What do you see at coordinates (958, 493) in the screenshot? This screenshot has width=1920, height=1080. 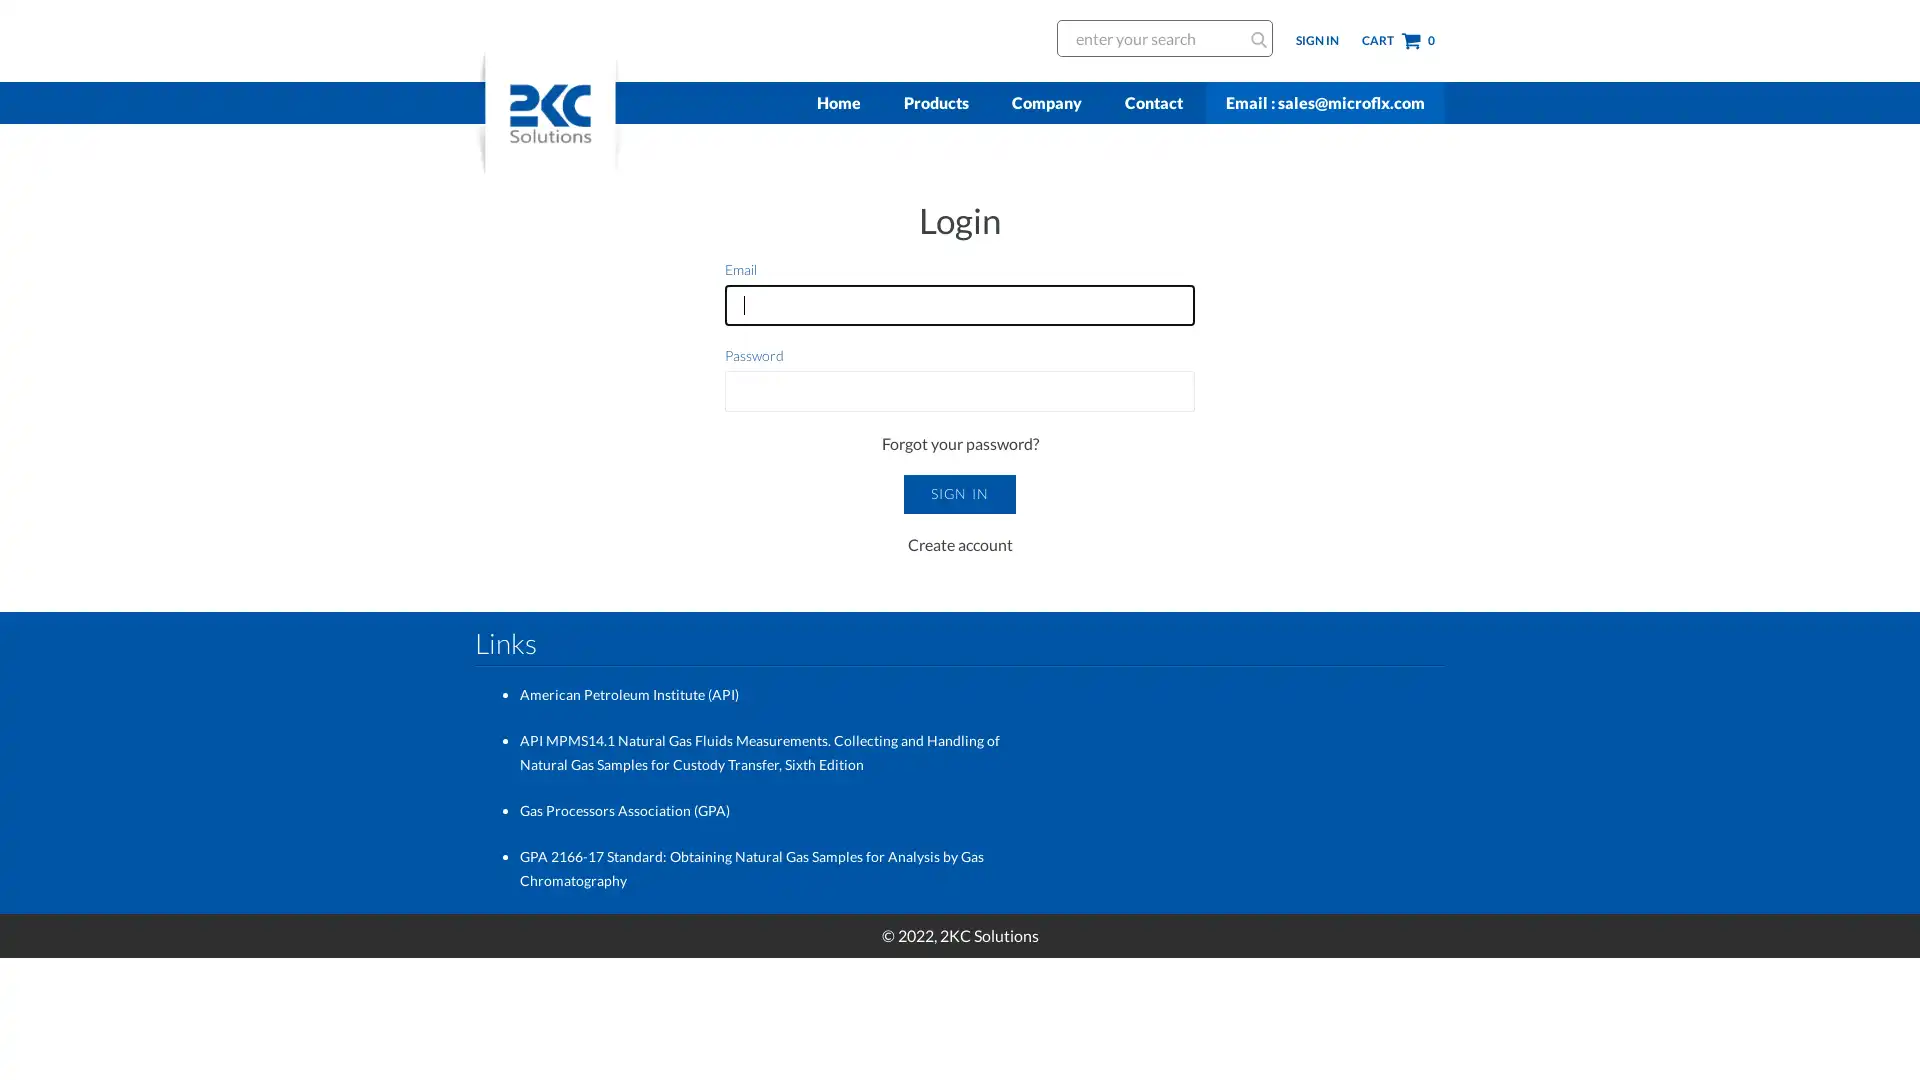 I see `Sign In` at bounding box center [958, 493].